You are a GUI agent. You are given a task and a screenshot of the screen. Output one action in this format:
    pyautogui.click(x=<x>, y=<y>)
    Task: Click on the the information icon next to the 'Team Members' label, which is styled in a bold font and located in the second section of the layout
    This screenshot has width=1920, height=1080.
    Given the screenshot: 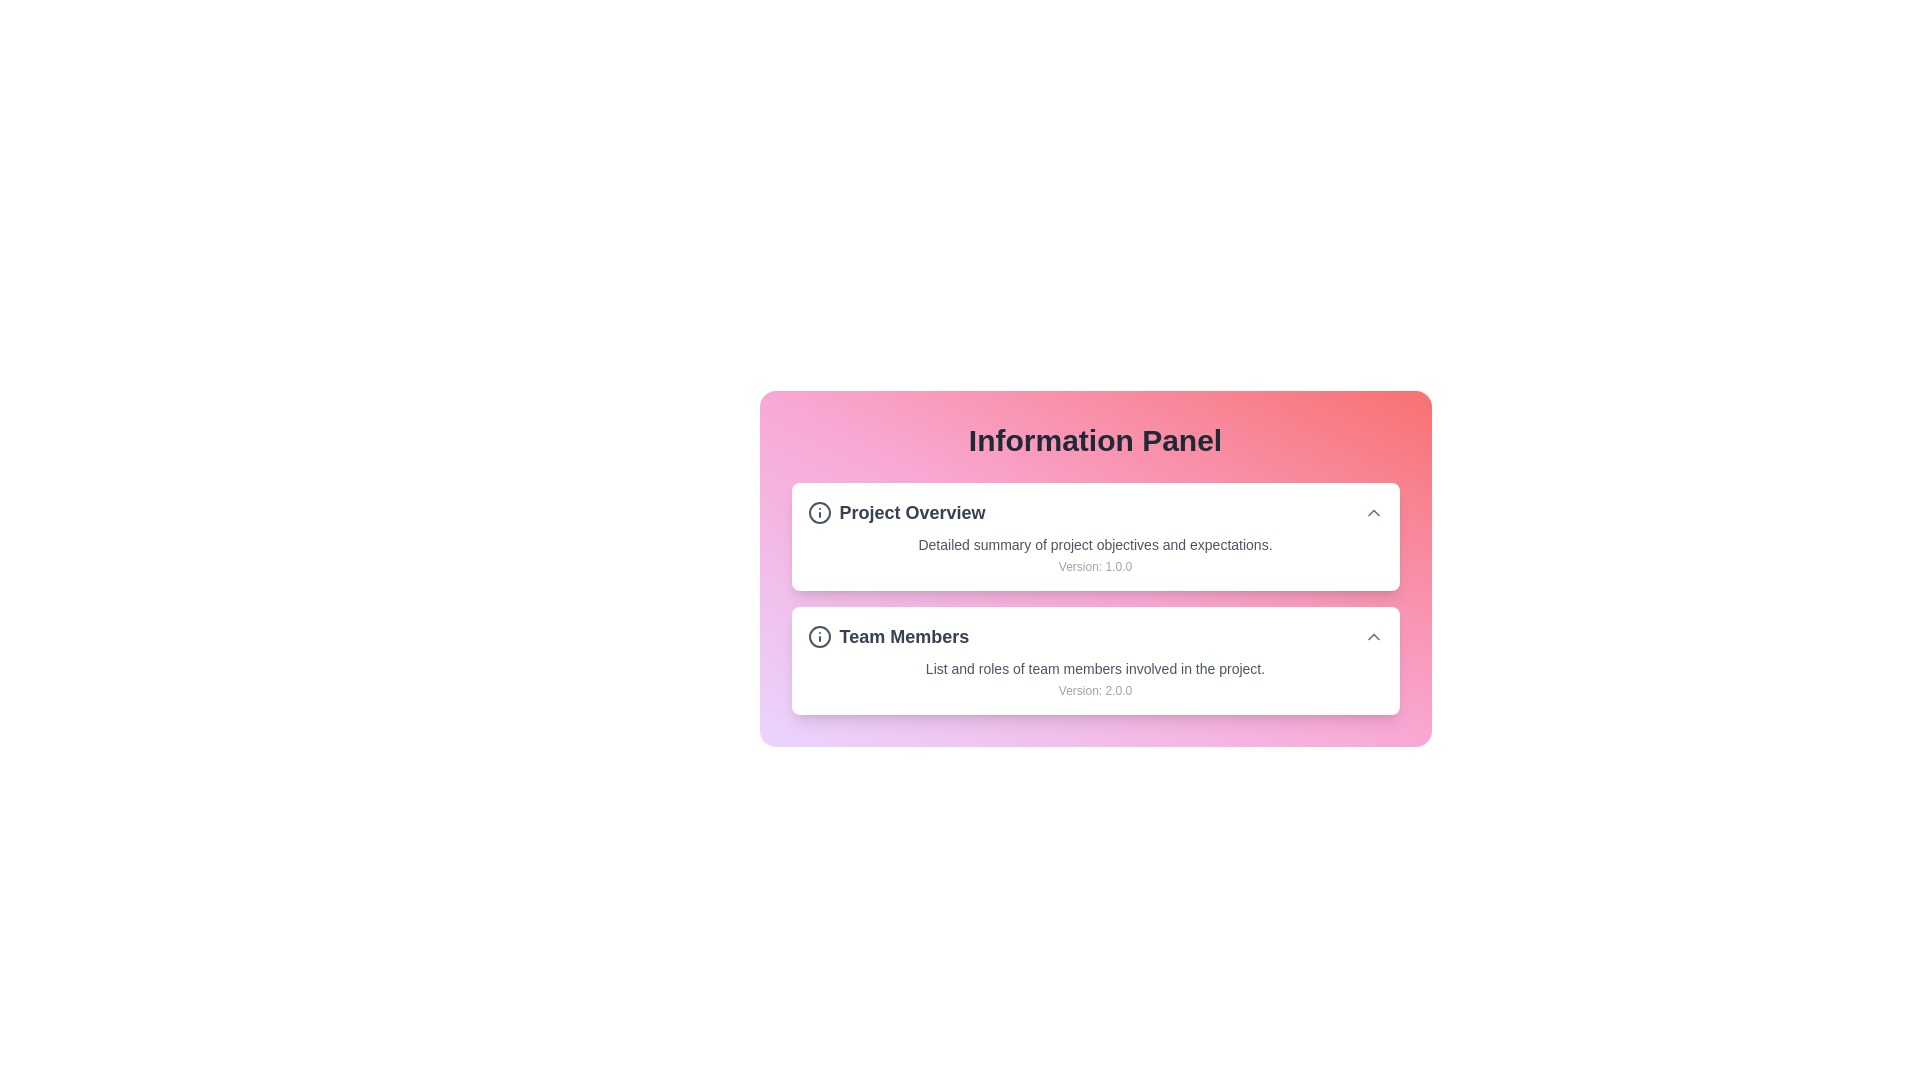 What is the action you would take?
    pyautogui.click(x=887, y=636)
    